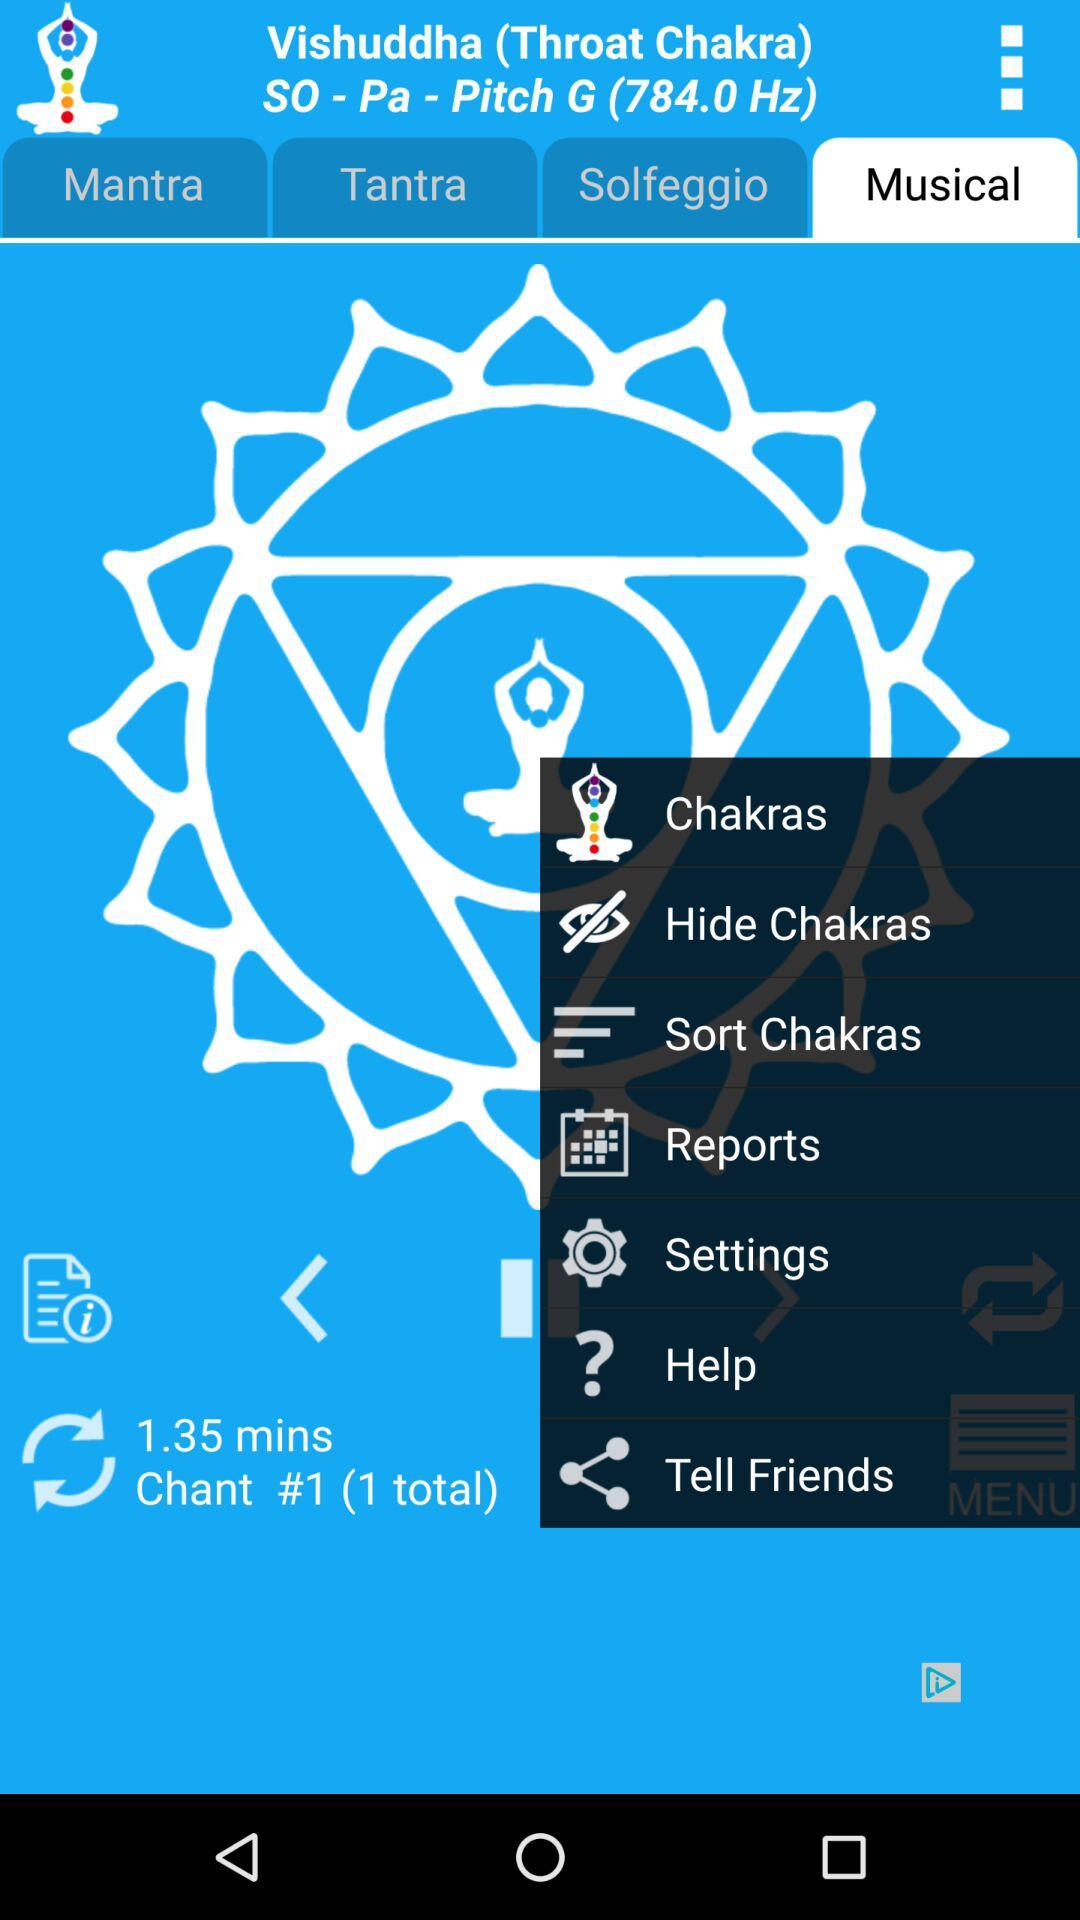  What do you see at coordinates (1012, 72) in the screenshot?
I see `the more icon` at bounding box center [1012, 72].